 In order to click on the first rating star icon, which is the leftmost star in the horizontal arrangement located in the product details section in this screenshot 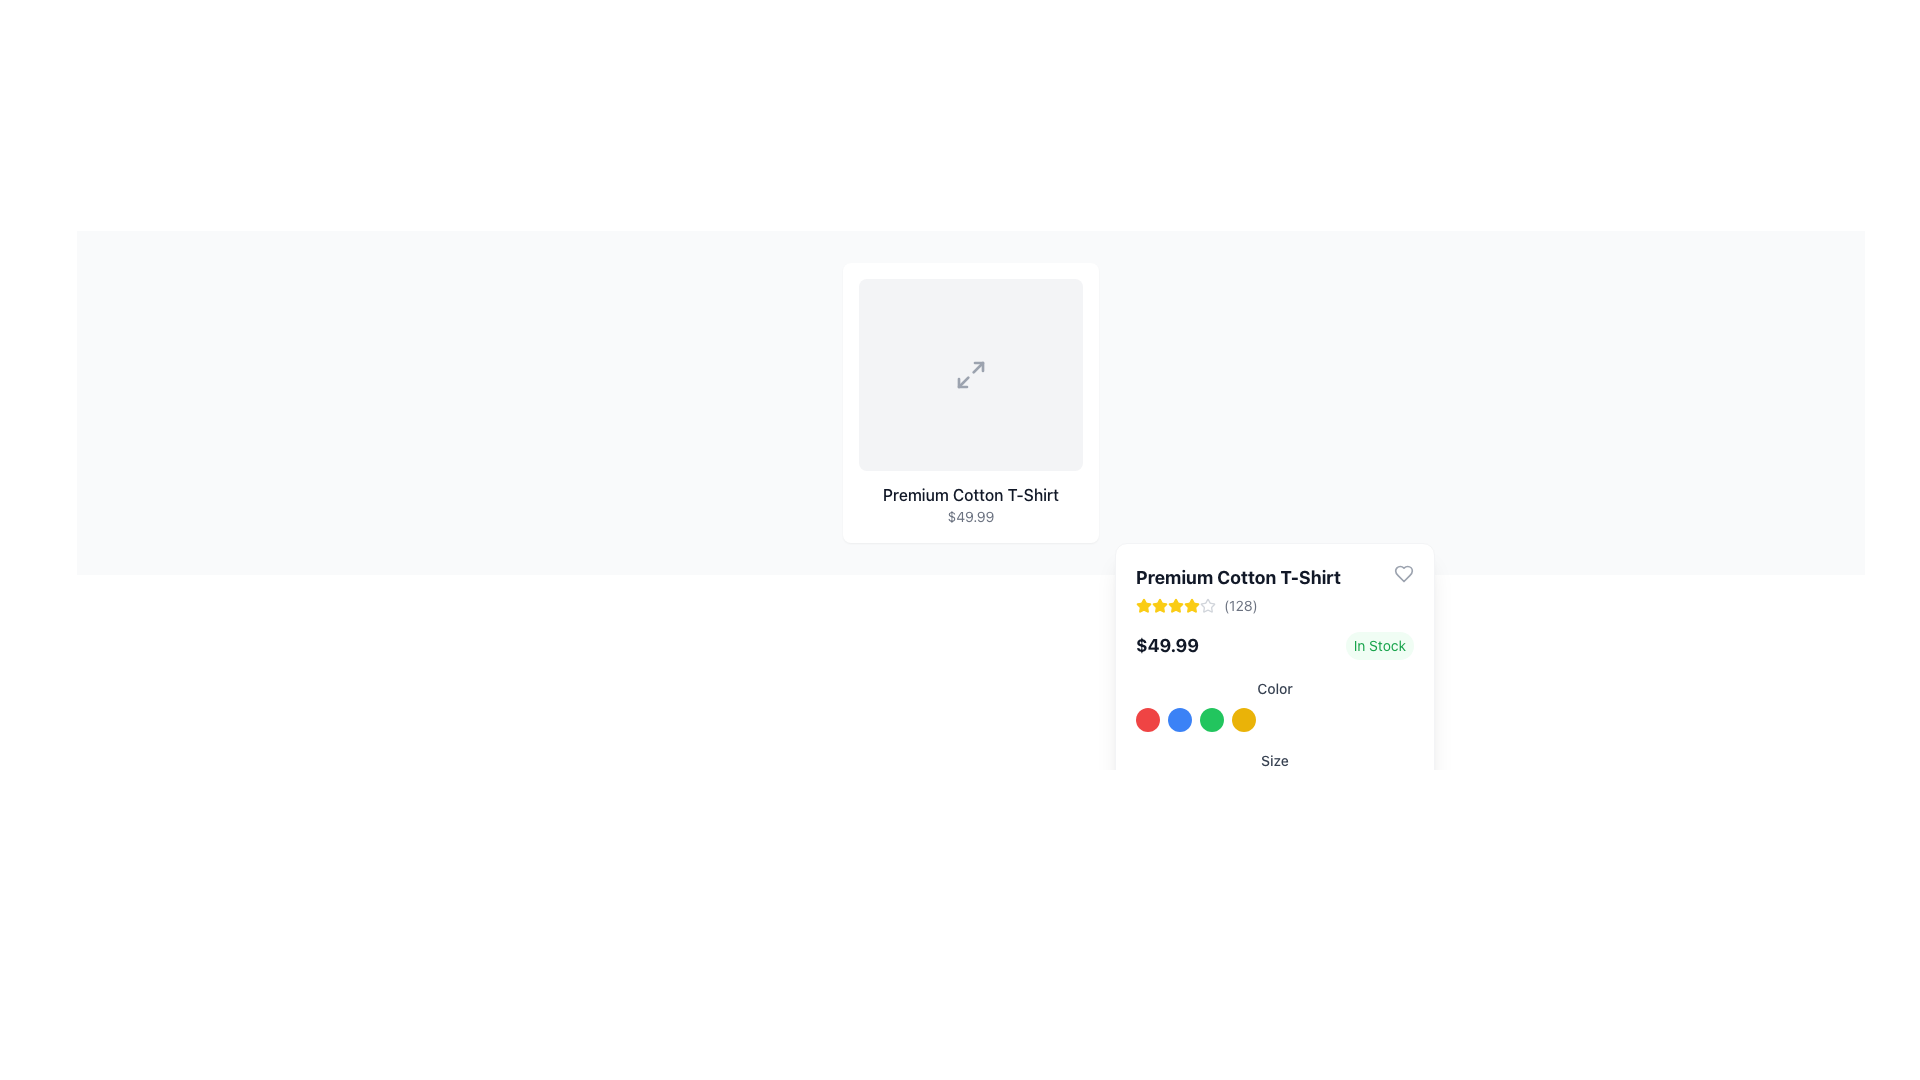, I will do `click(1160, 604)`.